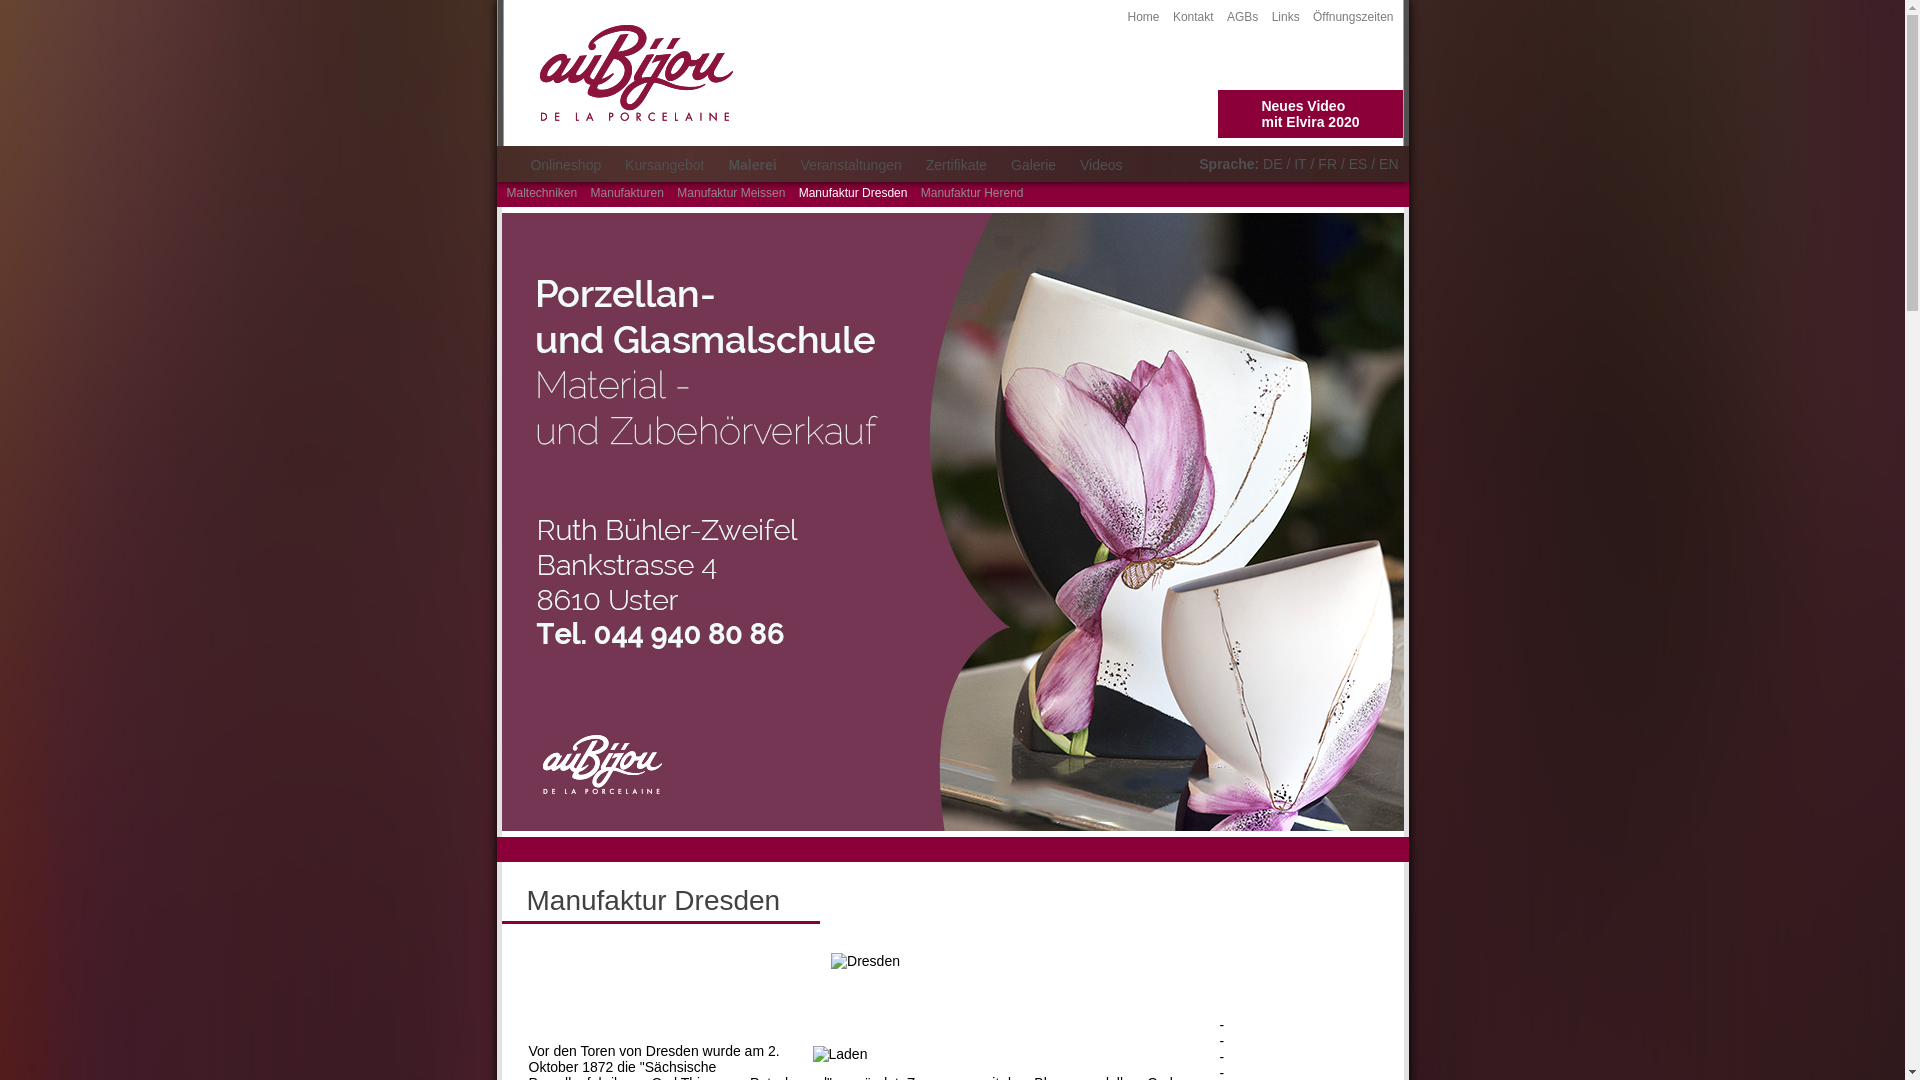 This screenshot has height=1080, width=1920. What do you see at coordinates (1387, 163) in the screenshot?
I see `'EN'` at bounding box center [1387, 163].